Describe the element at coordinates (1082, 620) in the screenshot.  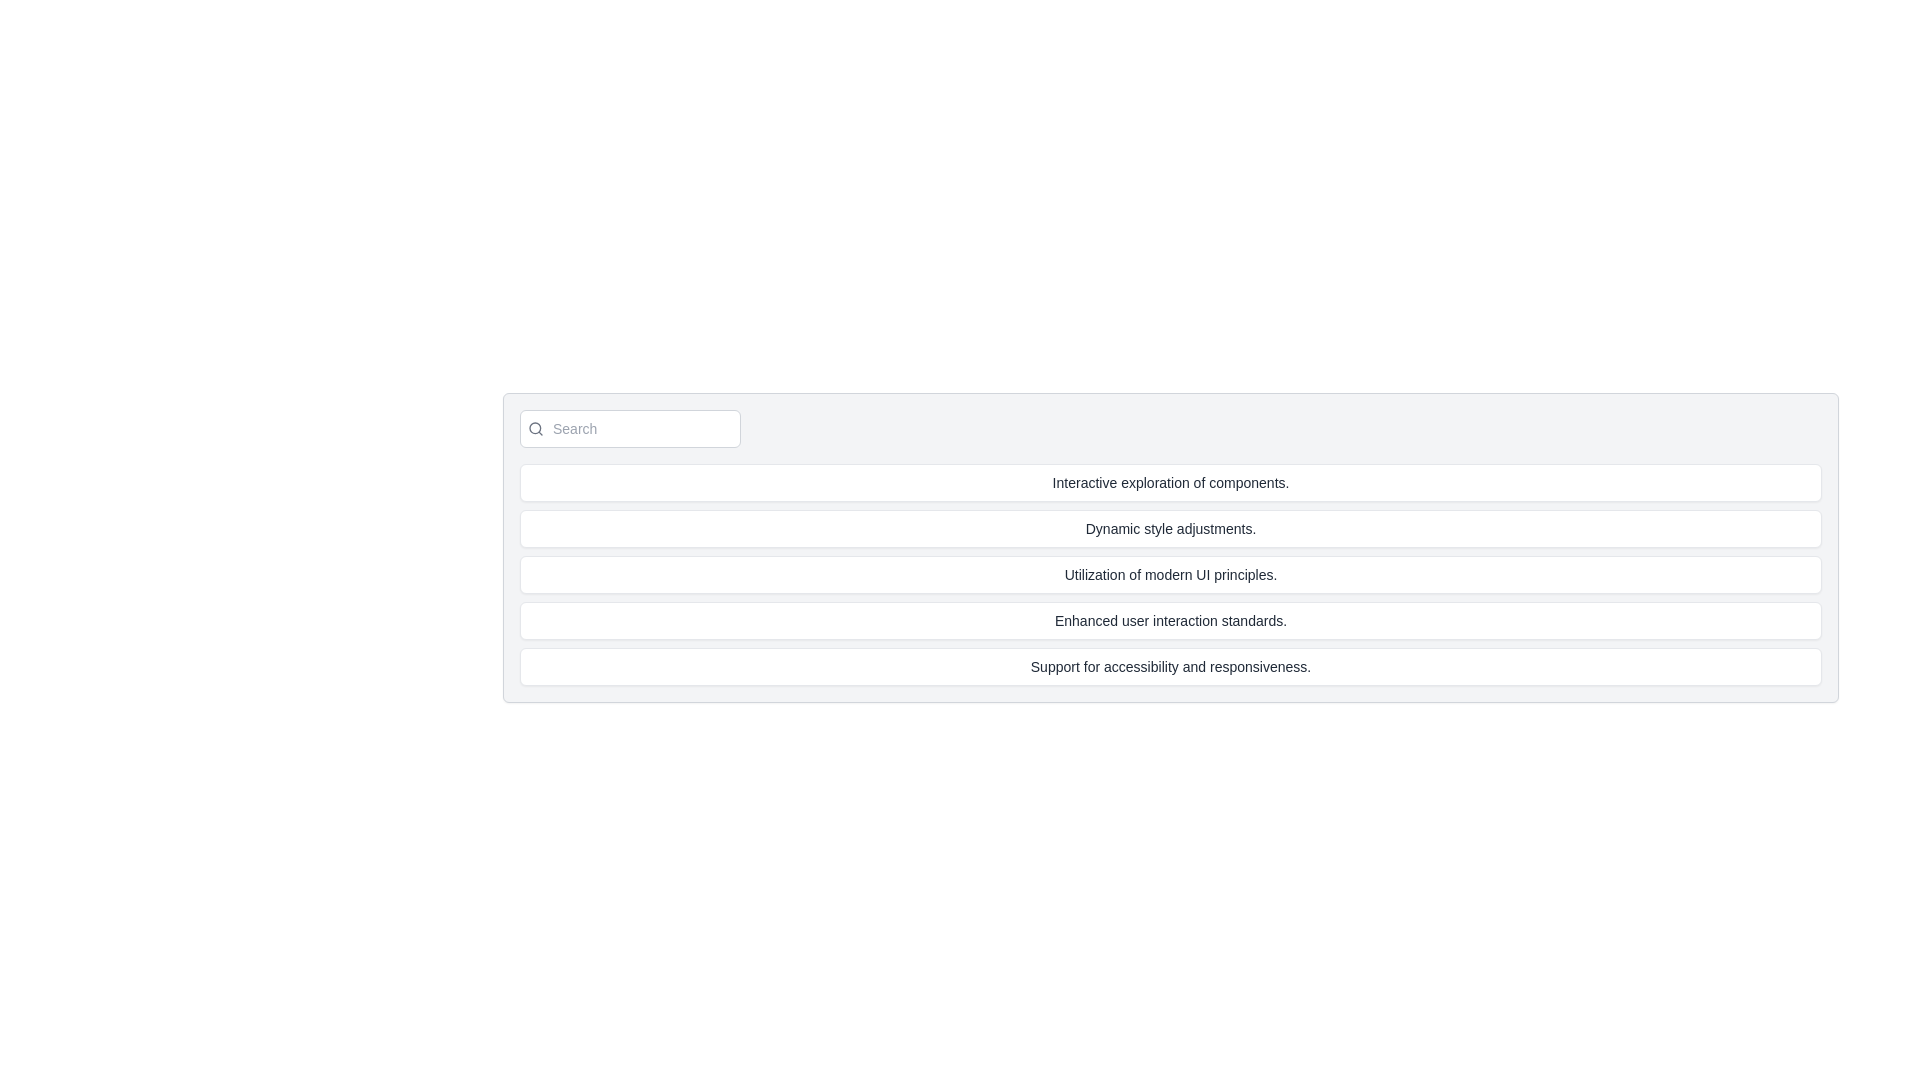
I see `the text element that displays 'Enhanced user interaction standards.' specifically located between the letters 'h' and 'n' of the word 'Enhanced'` at that location.